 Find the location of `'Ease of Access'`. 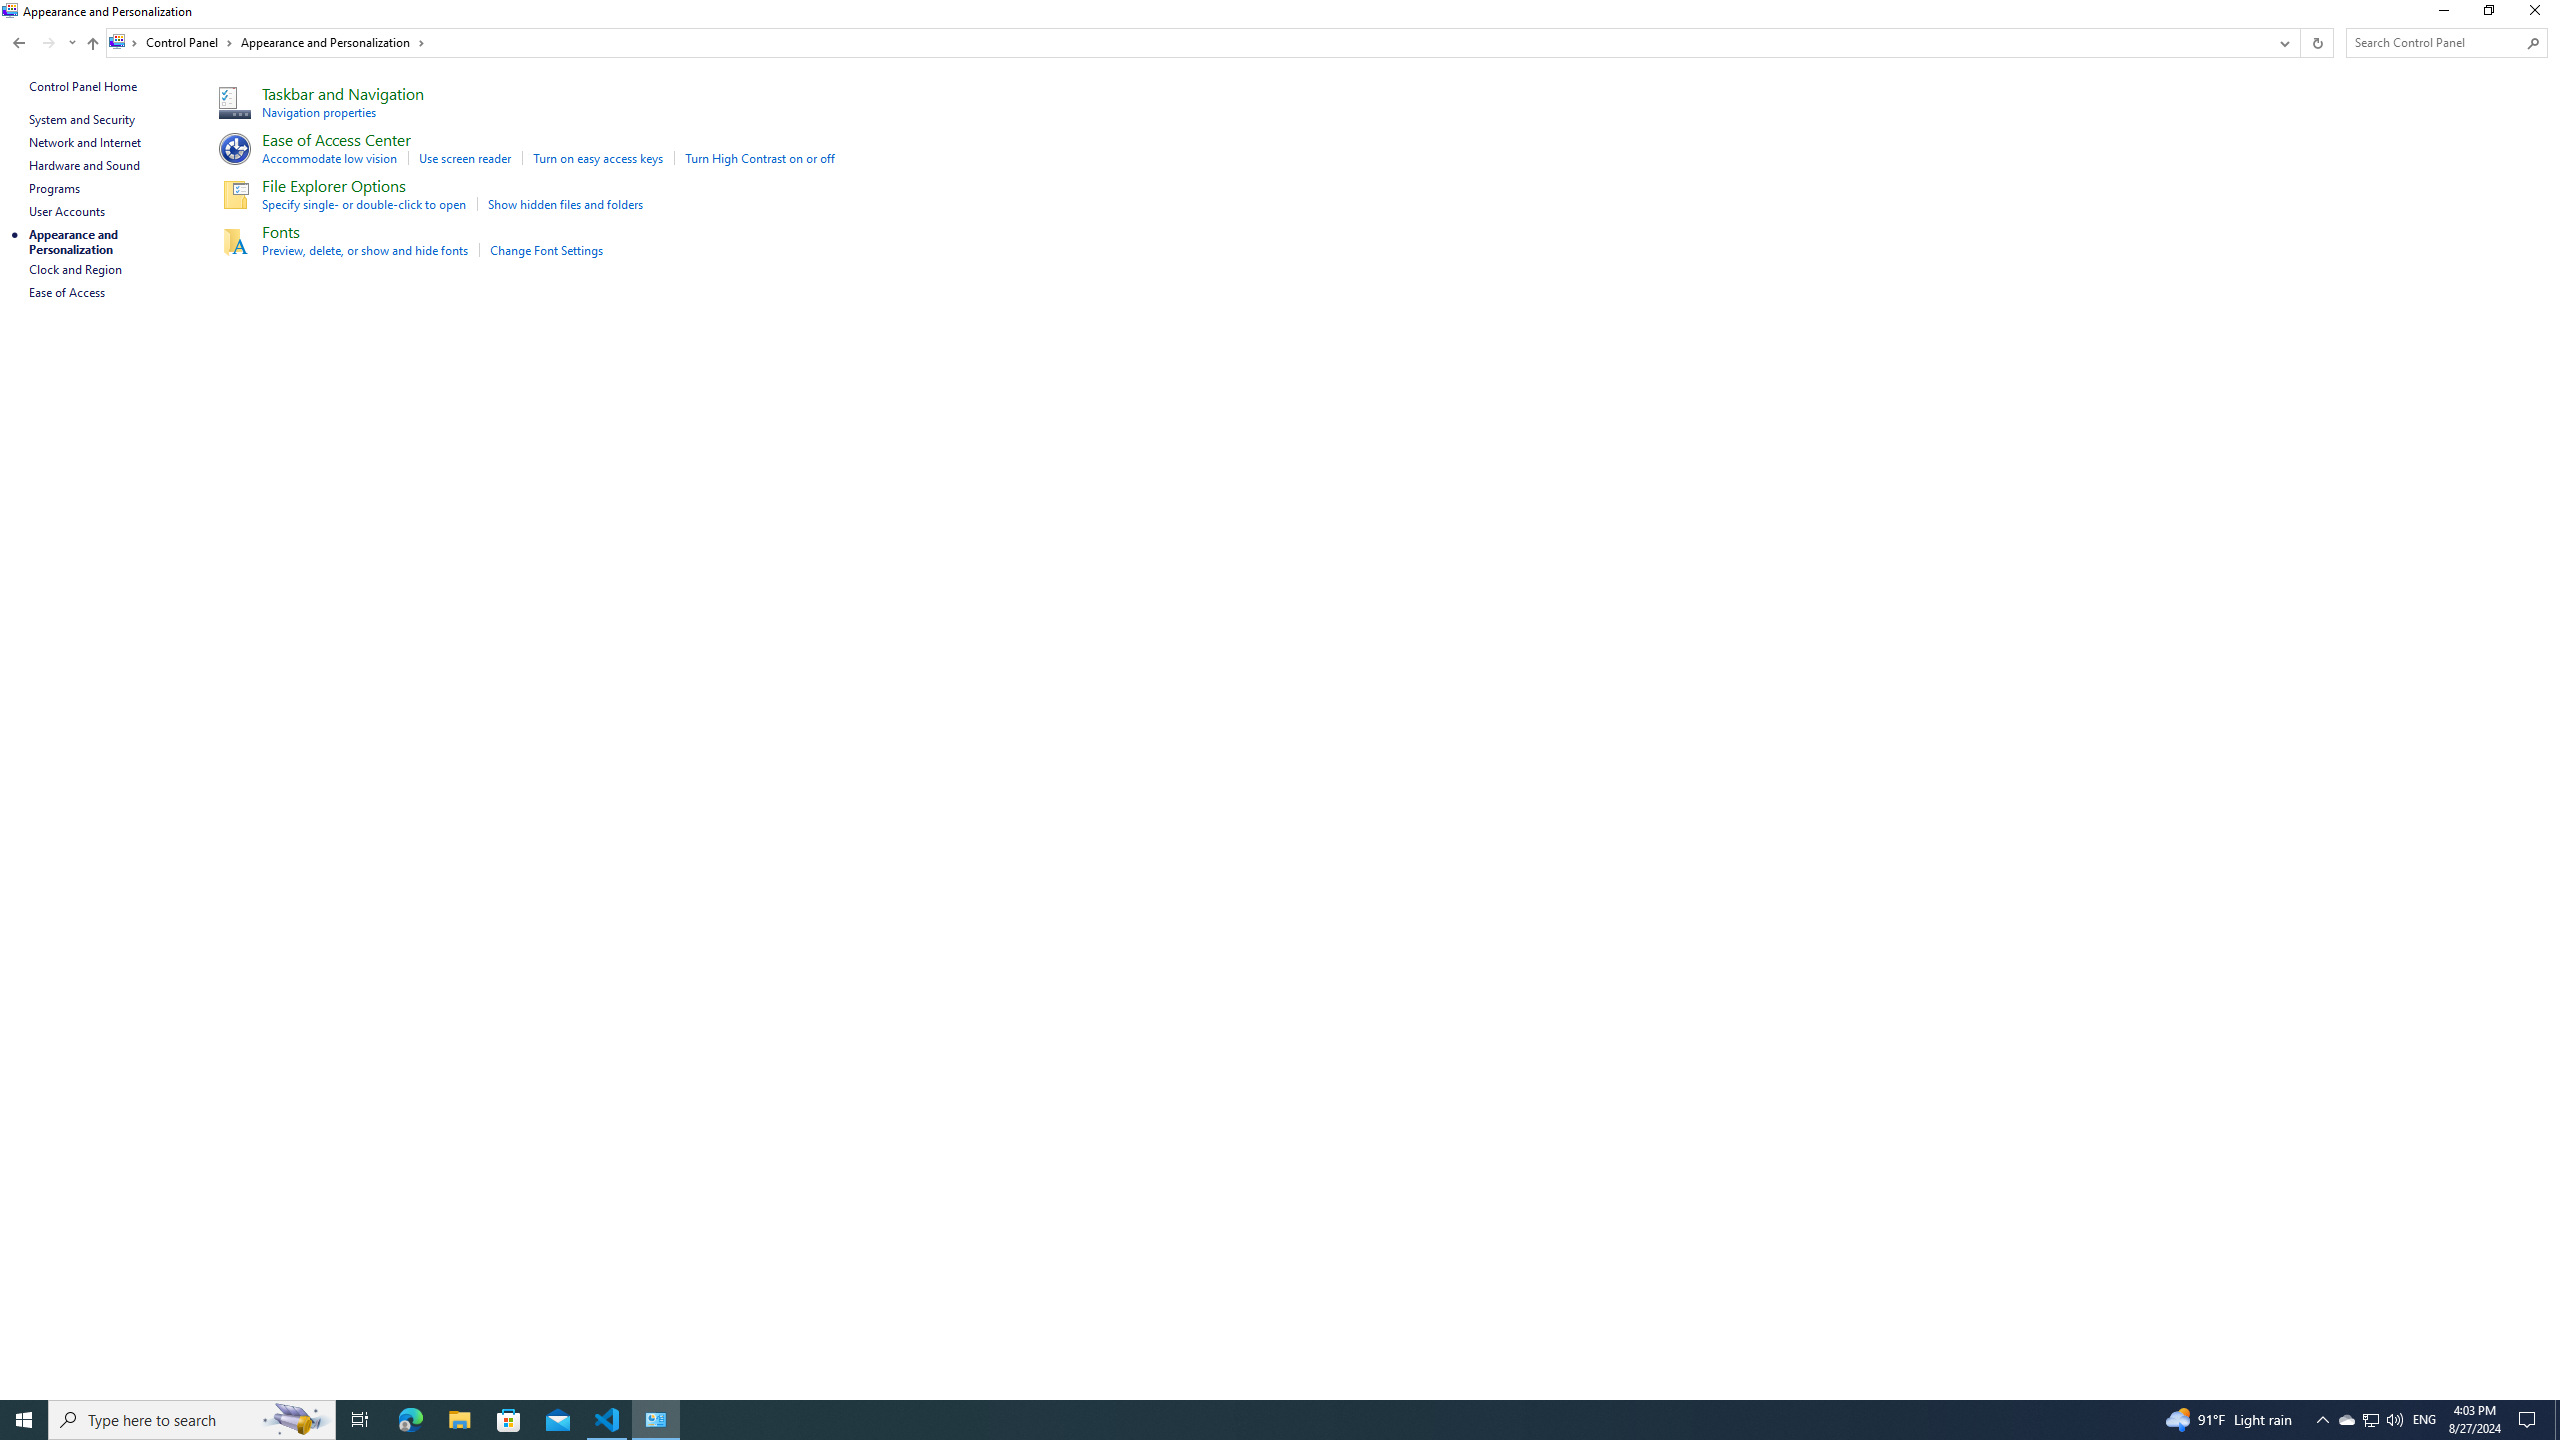

'Ease of Access' is located at coordinates (66, 291).